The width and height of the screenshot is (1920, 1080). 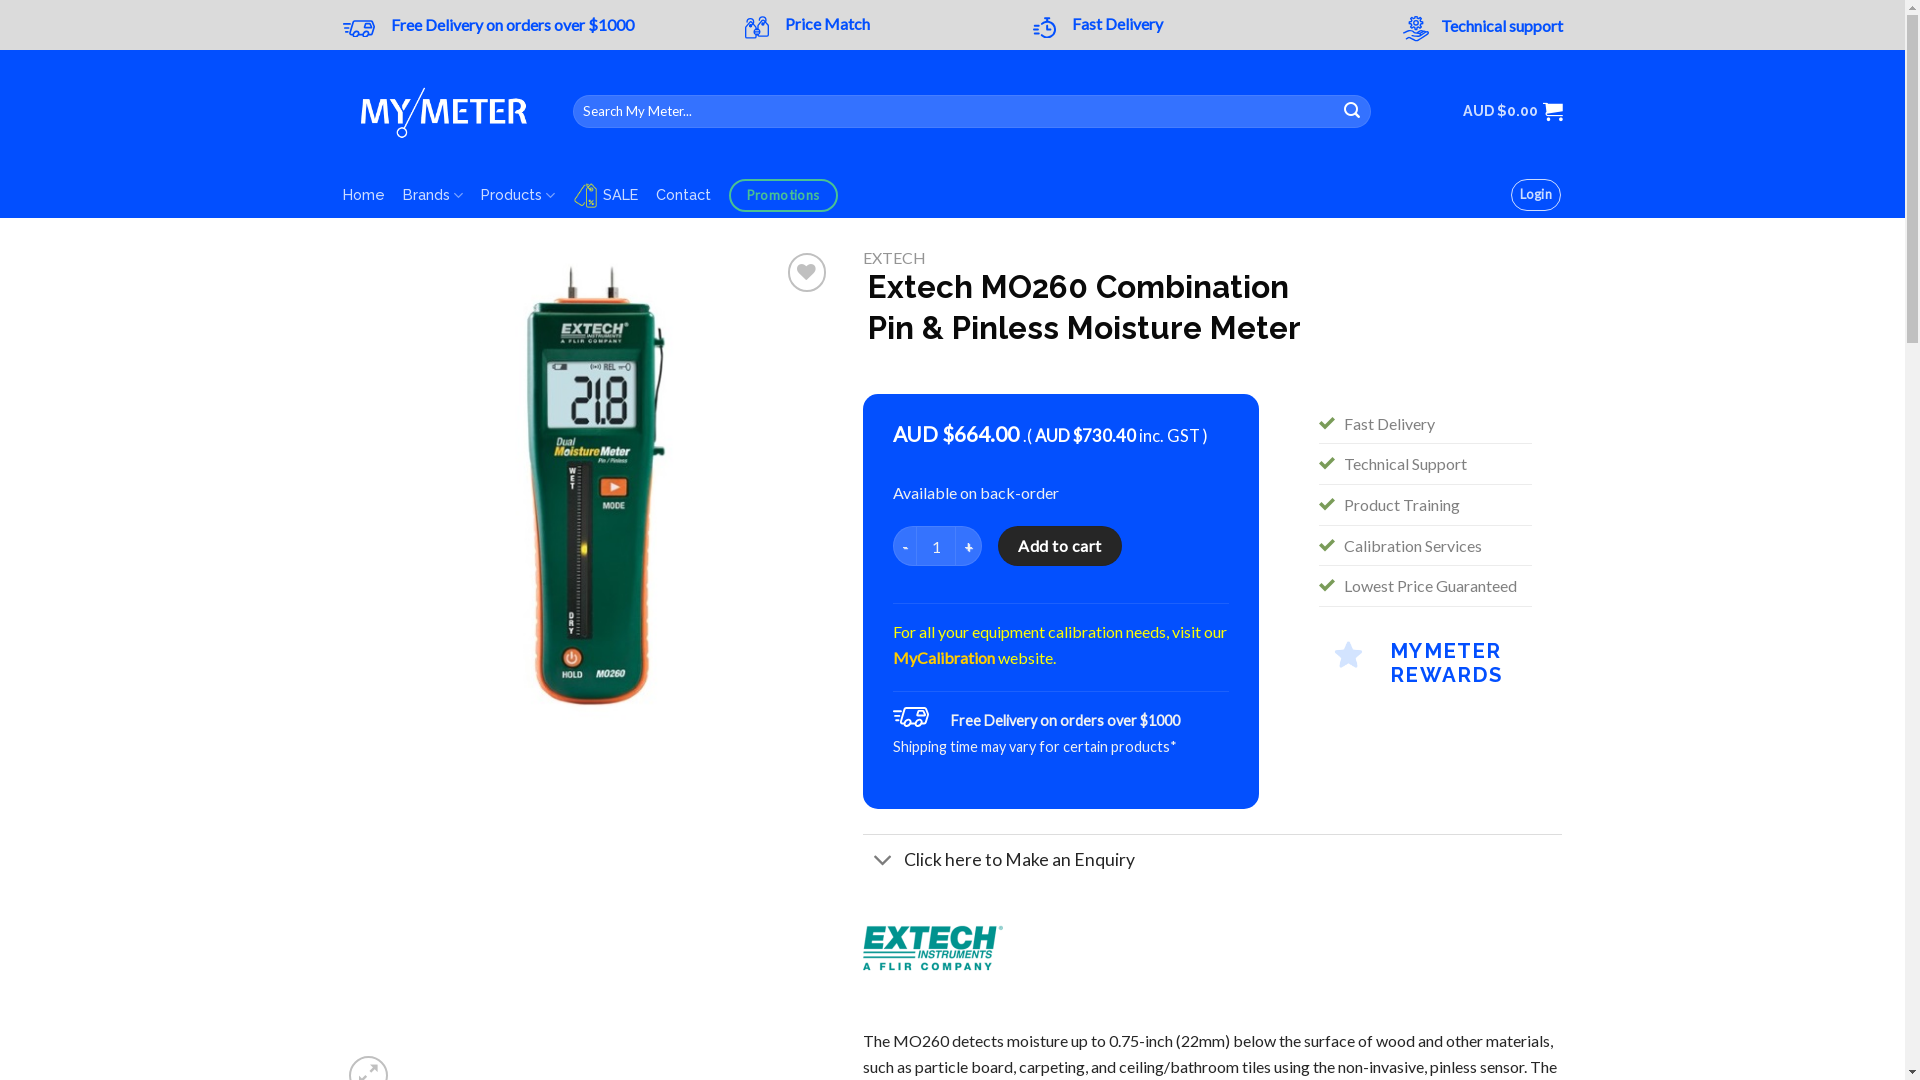 I want to click on 'Product Training', so click(x=1400, y=503).